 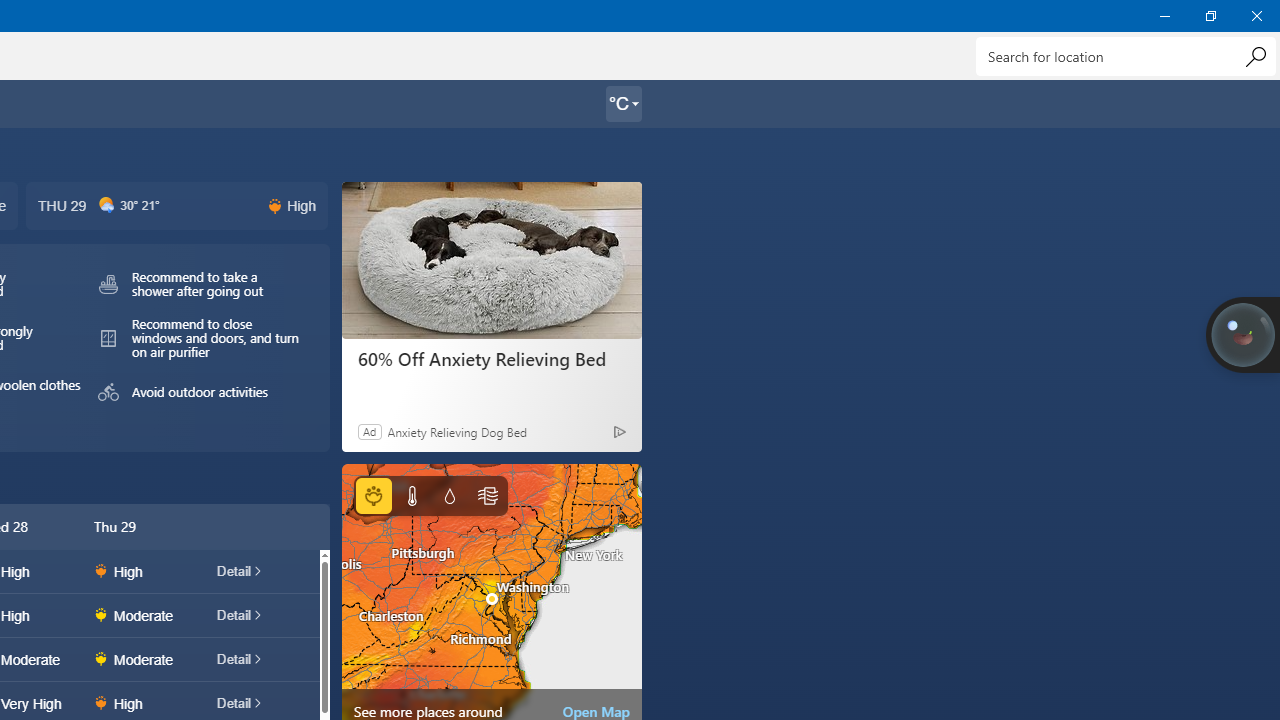 I want to click on 'Search for location', so click(x=1125, y=55).